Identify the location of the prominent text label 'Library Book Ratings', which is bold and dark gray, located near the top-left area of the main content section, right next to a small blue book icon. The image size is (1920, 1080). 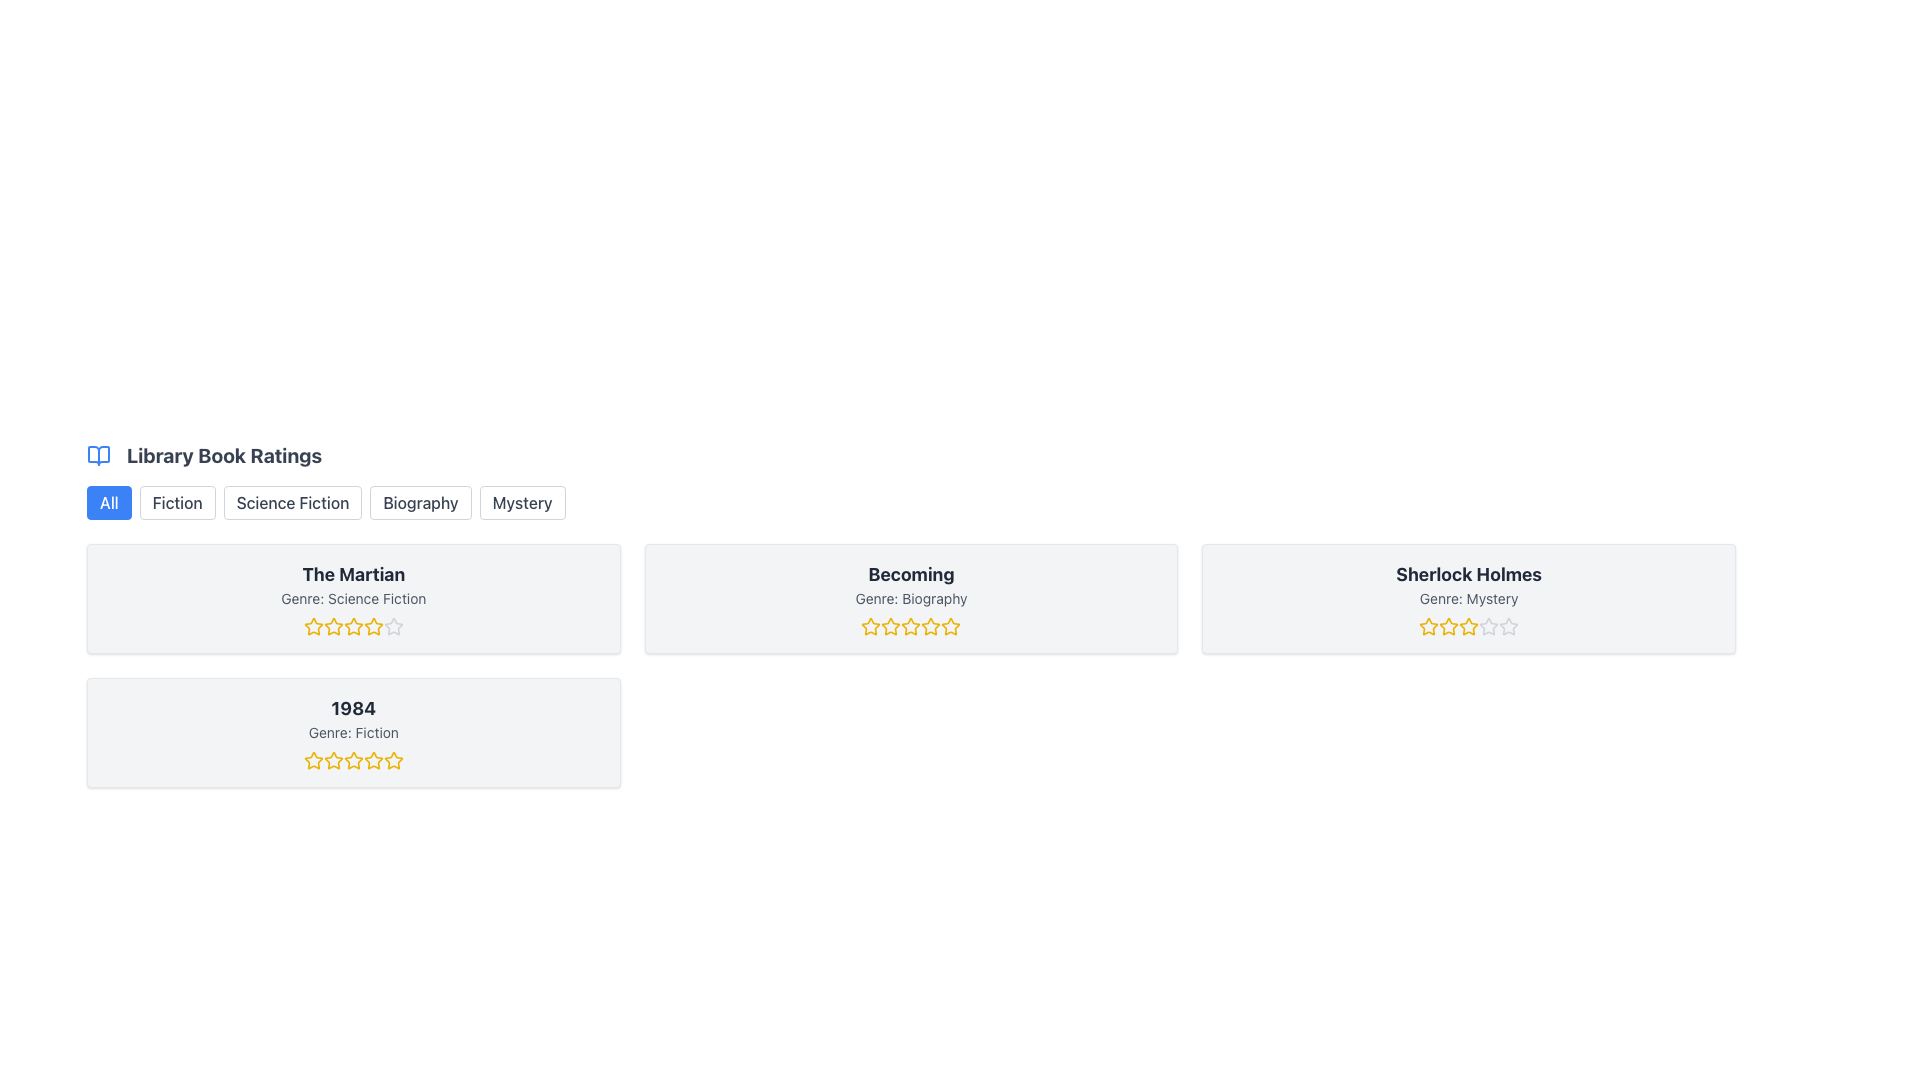
(224, 455).